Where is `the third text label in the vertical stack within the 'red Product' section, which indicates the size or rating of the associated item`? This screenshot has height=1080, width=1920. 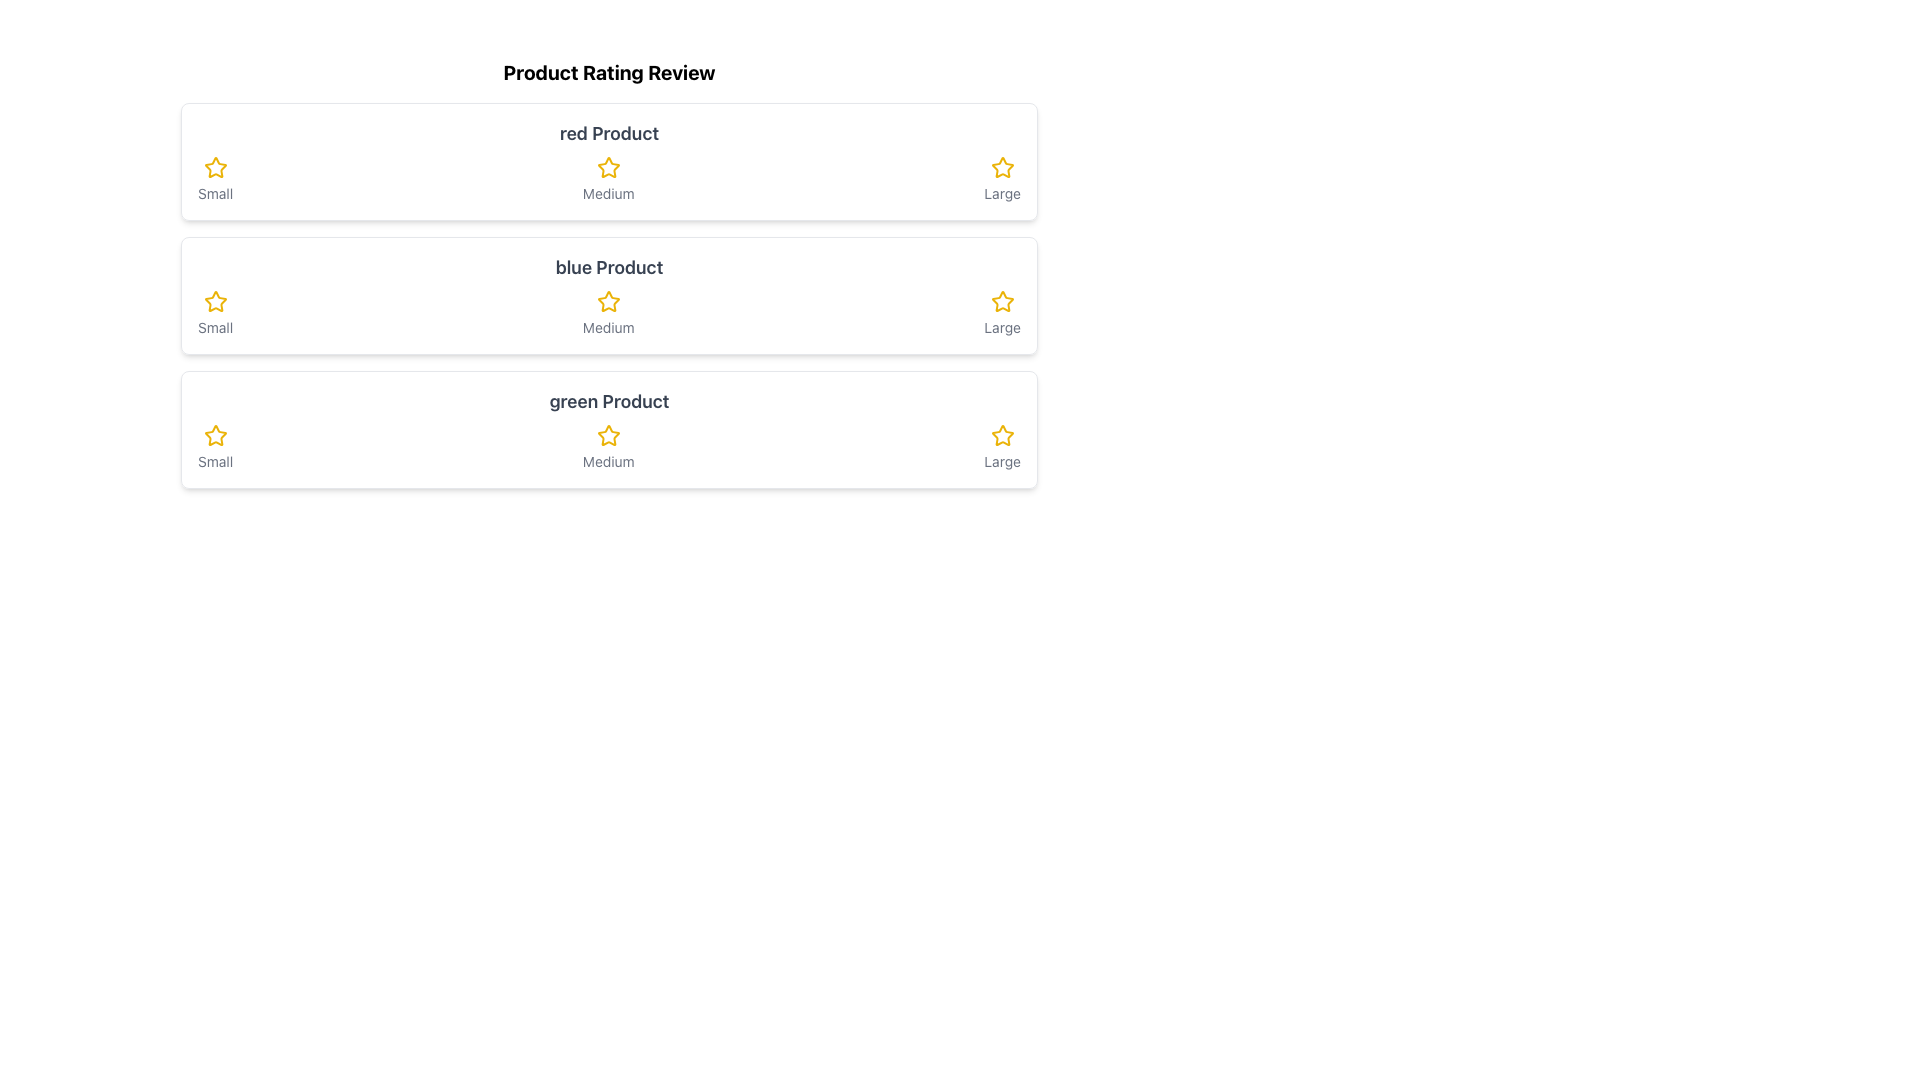
the third text label in the vertical stack within the 'red Product' section, which indicates the size or rating of the associated item is located at coordinates (1002, 193).